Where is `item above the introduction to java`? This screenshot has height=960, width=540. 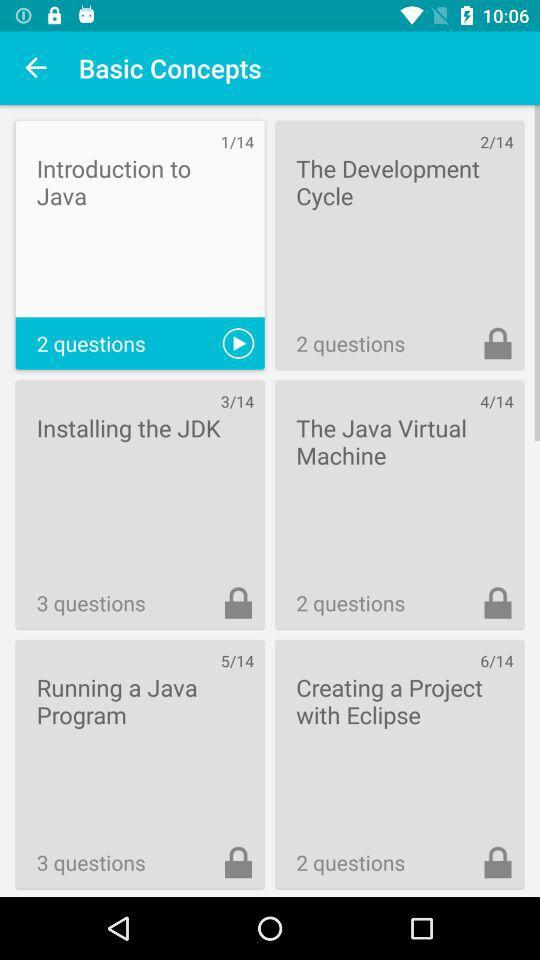 item above the introduction to java is located at coordinates (36, 68).